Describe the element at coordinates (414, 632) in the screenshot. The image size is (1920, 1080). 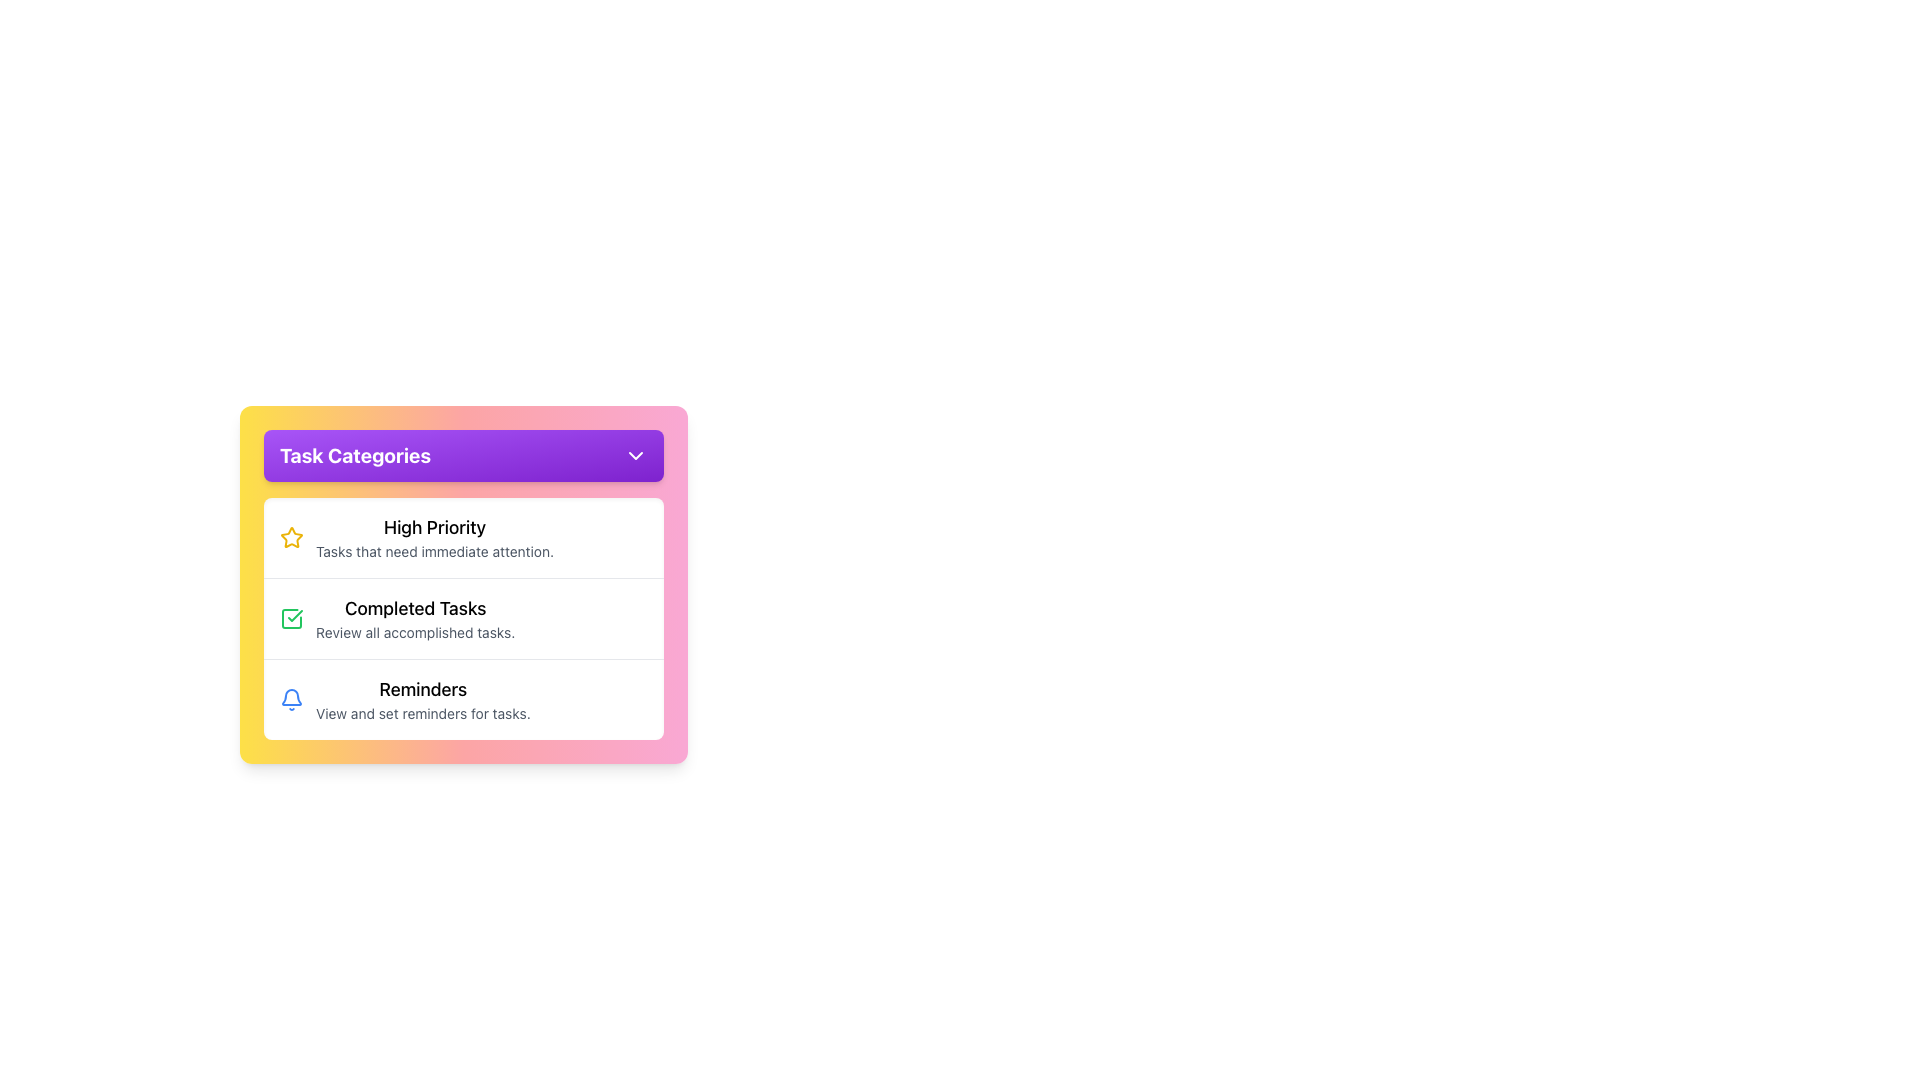
I see `the Text Label that provides additional information about the 'Completed Tasks' section, which is located beneath the 'Completed Tasks' heading in a centrally presented card` at that location.